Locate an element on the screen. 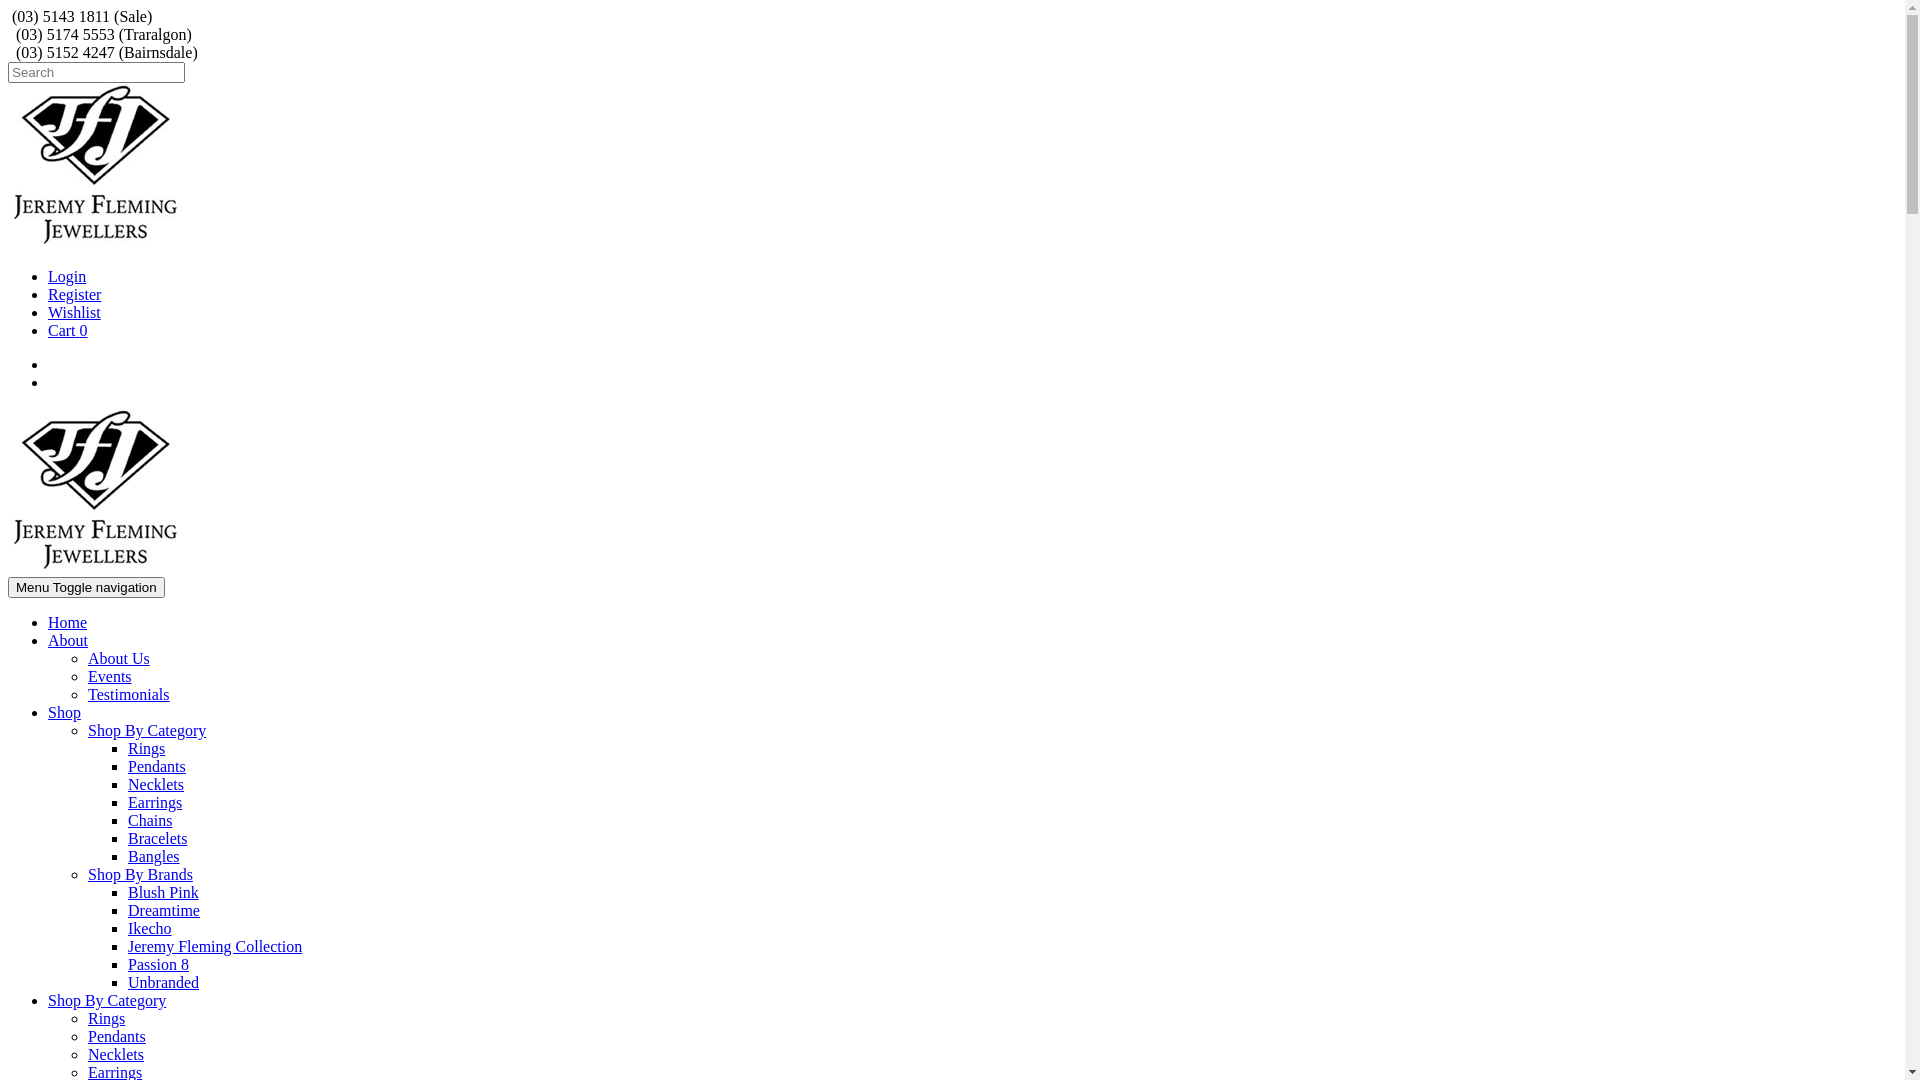  'Pendants' is located at coordinates (127, 765).